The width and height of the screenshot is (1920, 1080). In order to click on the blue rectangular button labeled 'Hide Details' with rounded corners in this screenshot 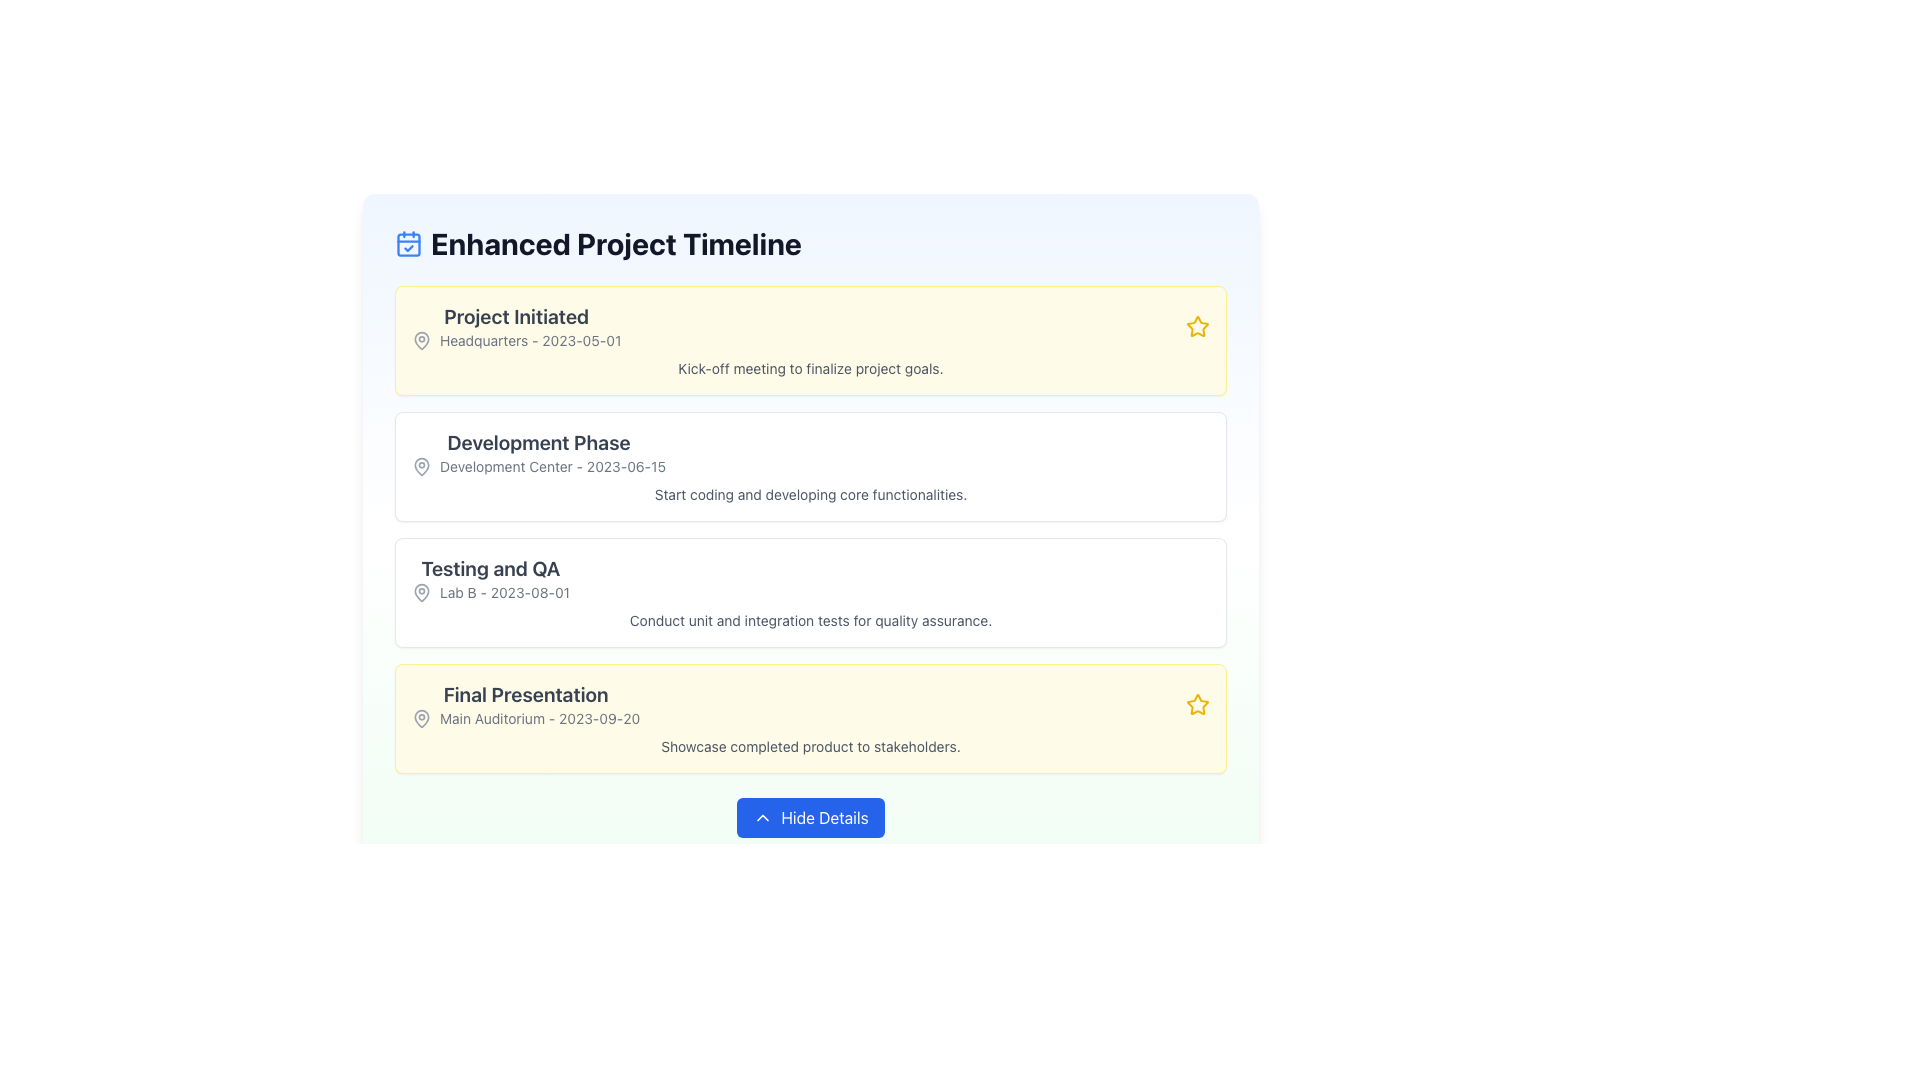, I will do `click(811, 817)`.